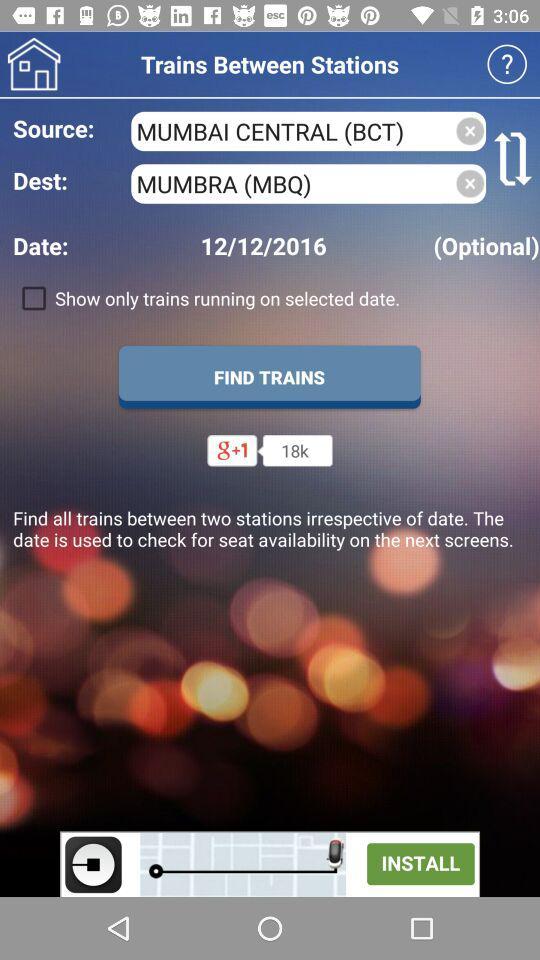 This screenshot has width=540, height=960. What do you see at coordinates (470, 183) in the screenshot?
I see `the close button` at bounding box center [470, 183].